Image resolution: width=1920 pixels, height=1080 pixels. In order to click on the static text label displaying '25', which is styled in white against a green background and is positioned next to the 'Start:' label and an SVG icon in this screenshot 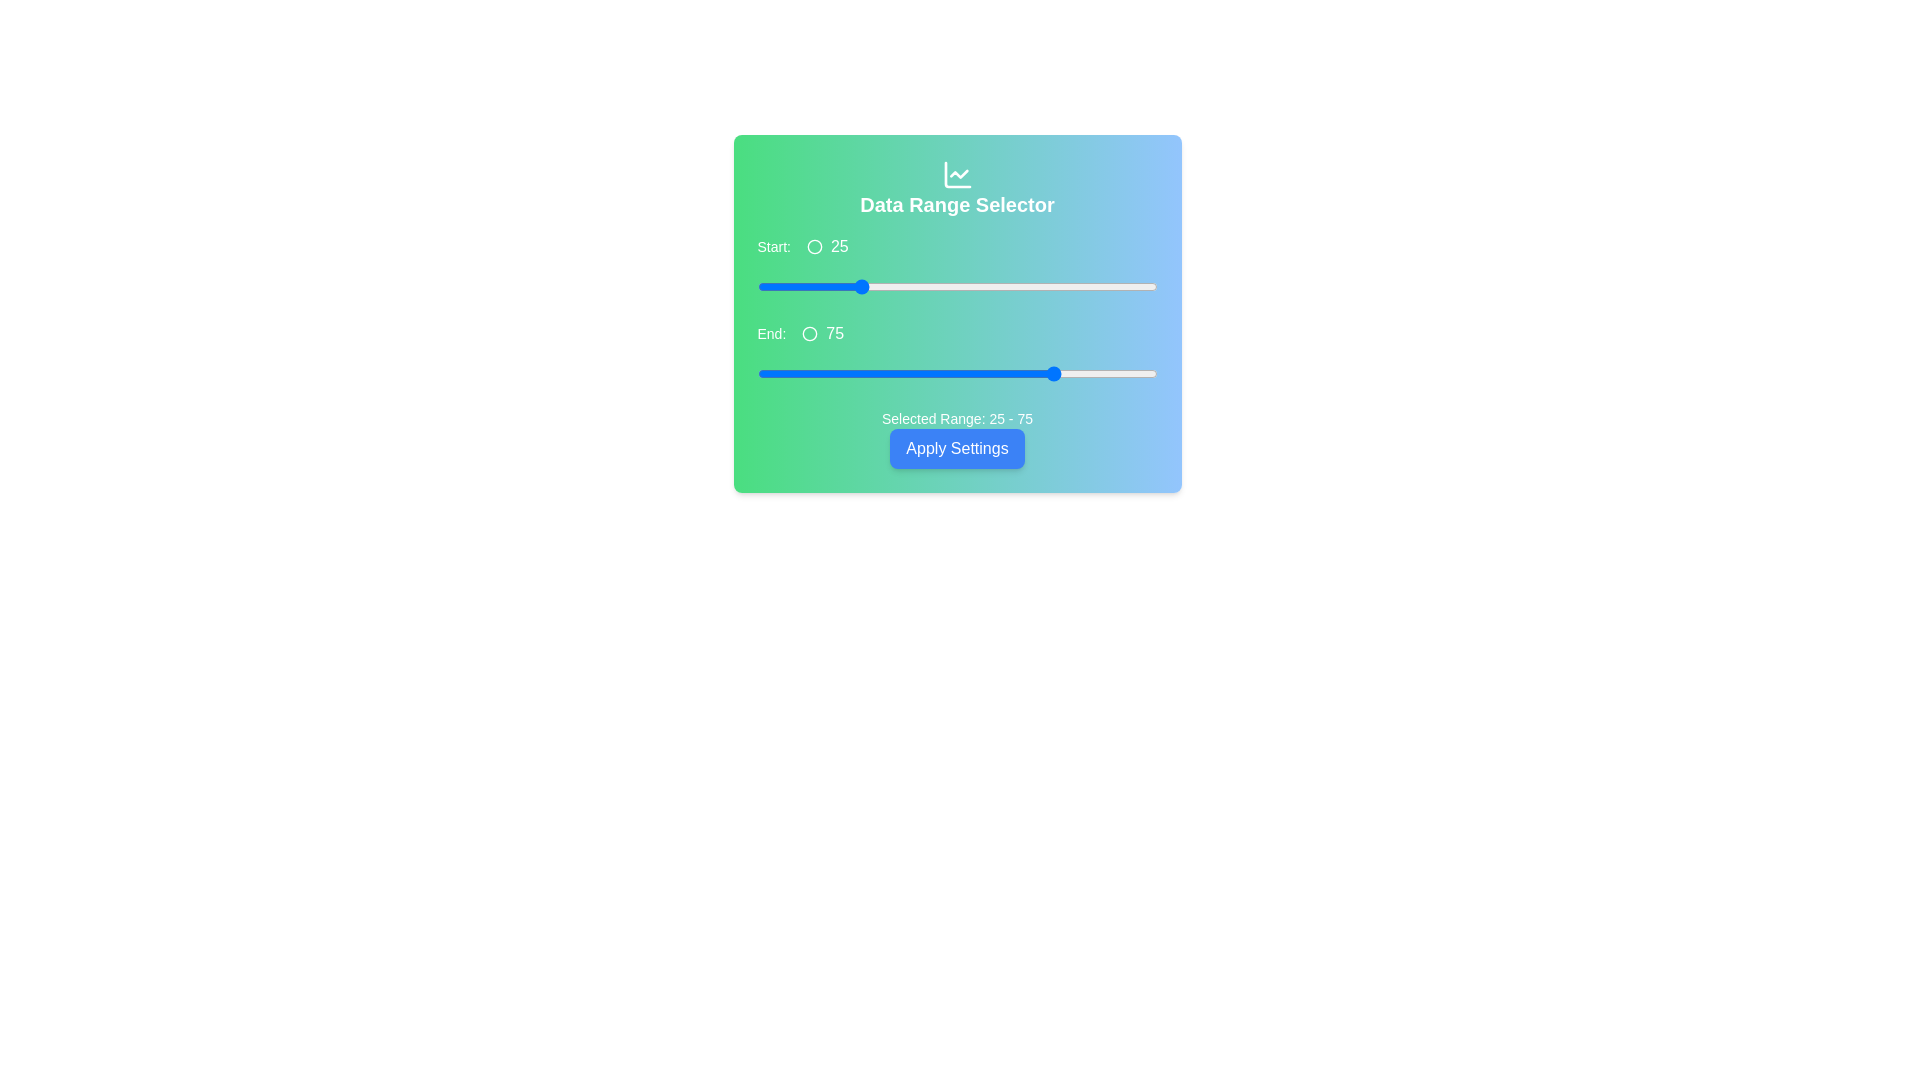, I will do `click(839, 245)`.